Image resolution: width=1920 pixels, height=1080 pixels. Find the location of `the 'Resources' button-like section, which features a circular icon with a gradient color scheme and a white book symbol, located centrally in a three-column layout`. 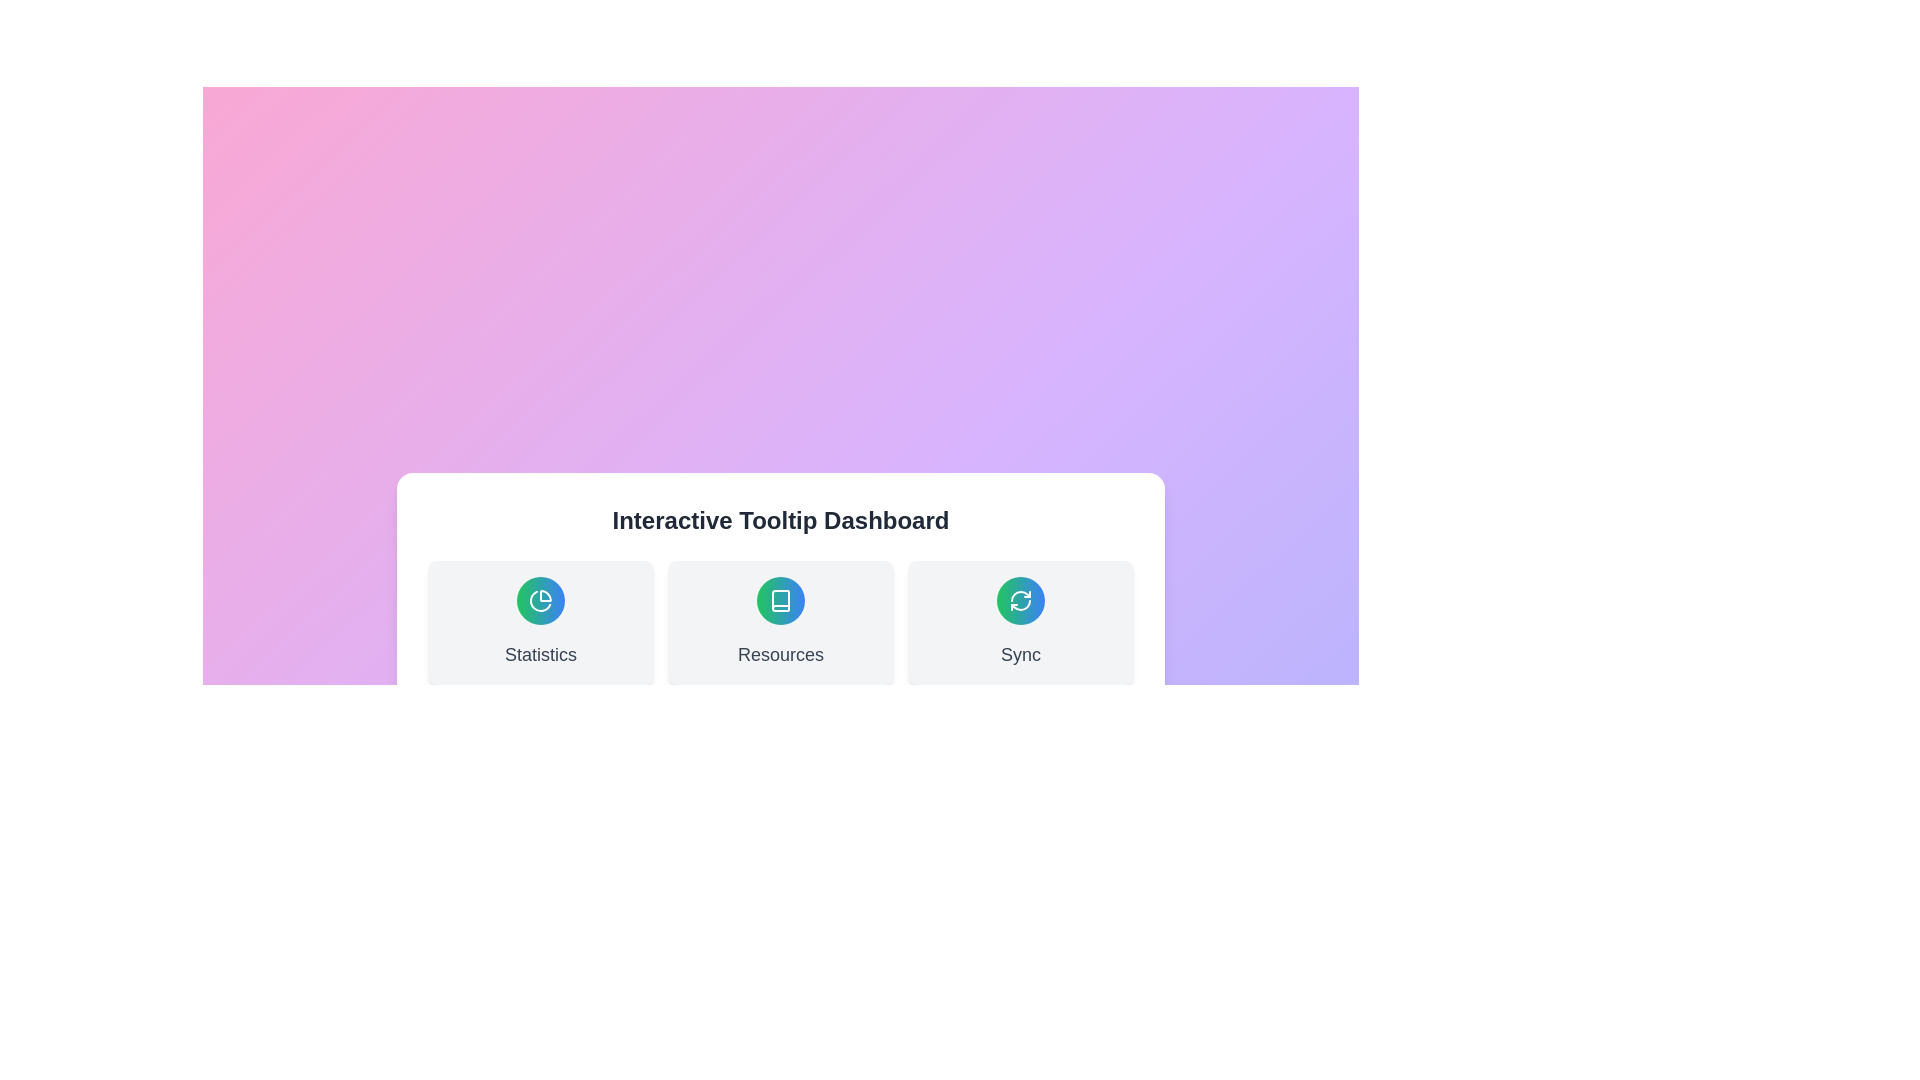

the 'Resources' button-like section, which features a circular icon with a gradient color scheme and a white book symbol, located centrally in a three-column layout is located at coordinates (780, 622).